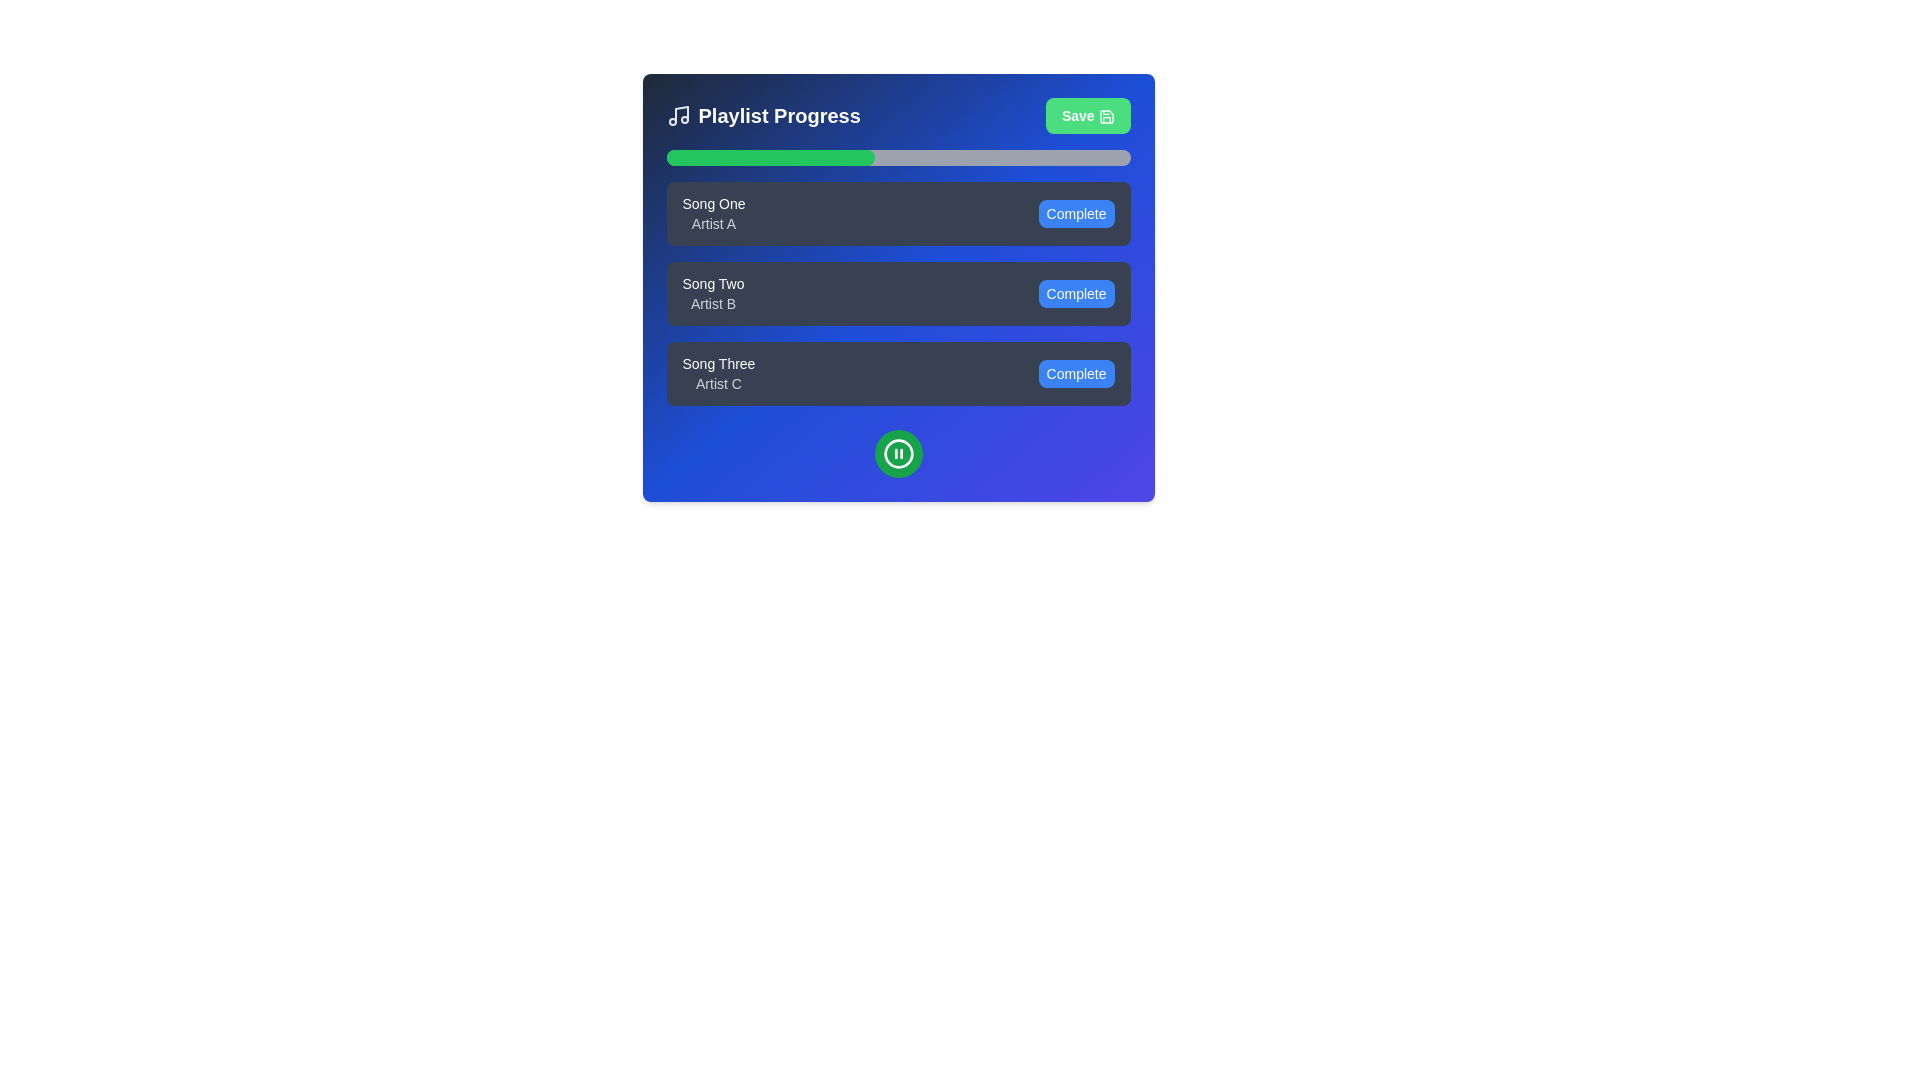 This screenshot has height=1080, width=1920. What do you see at coordinates (713, 304) in the screenshot?
I see `the text label displaying 'Artist B', which is styled in a lighter gray shade and positioned directly below the 'Song Two' label` at bounding box center [713, 304].